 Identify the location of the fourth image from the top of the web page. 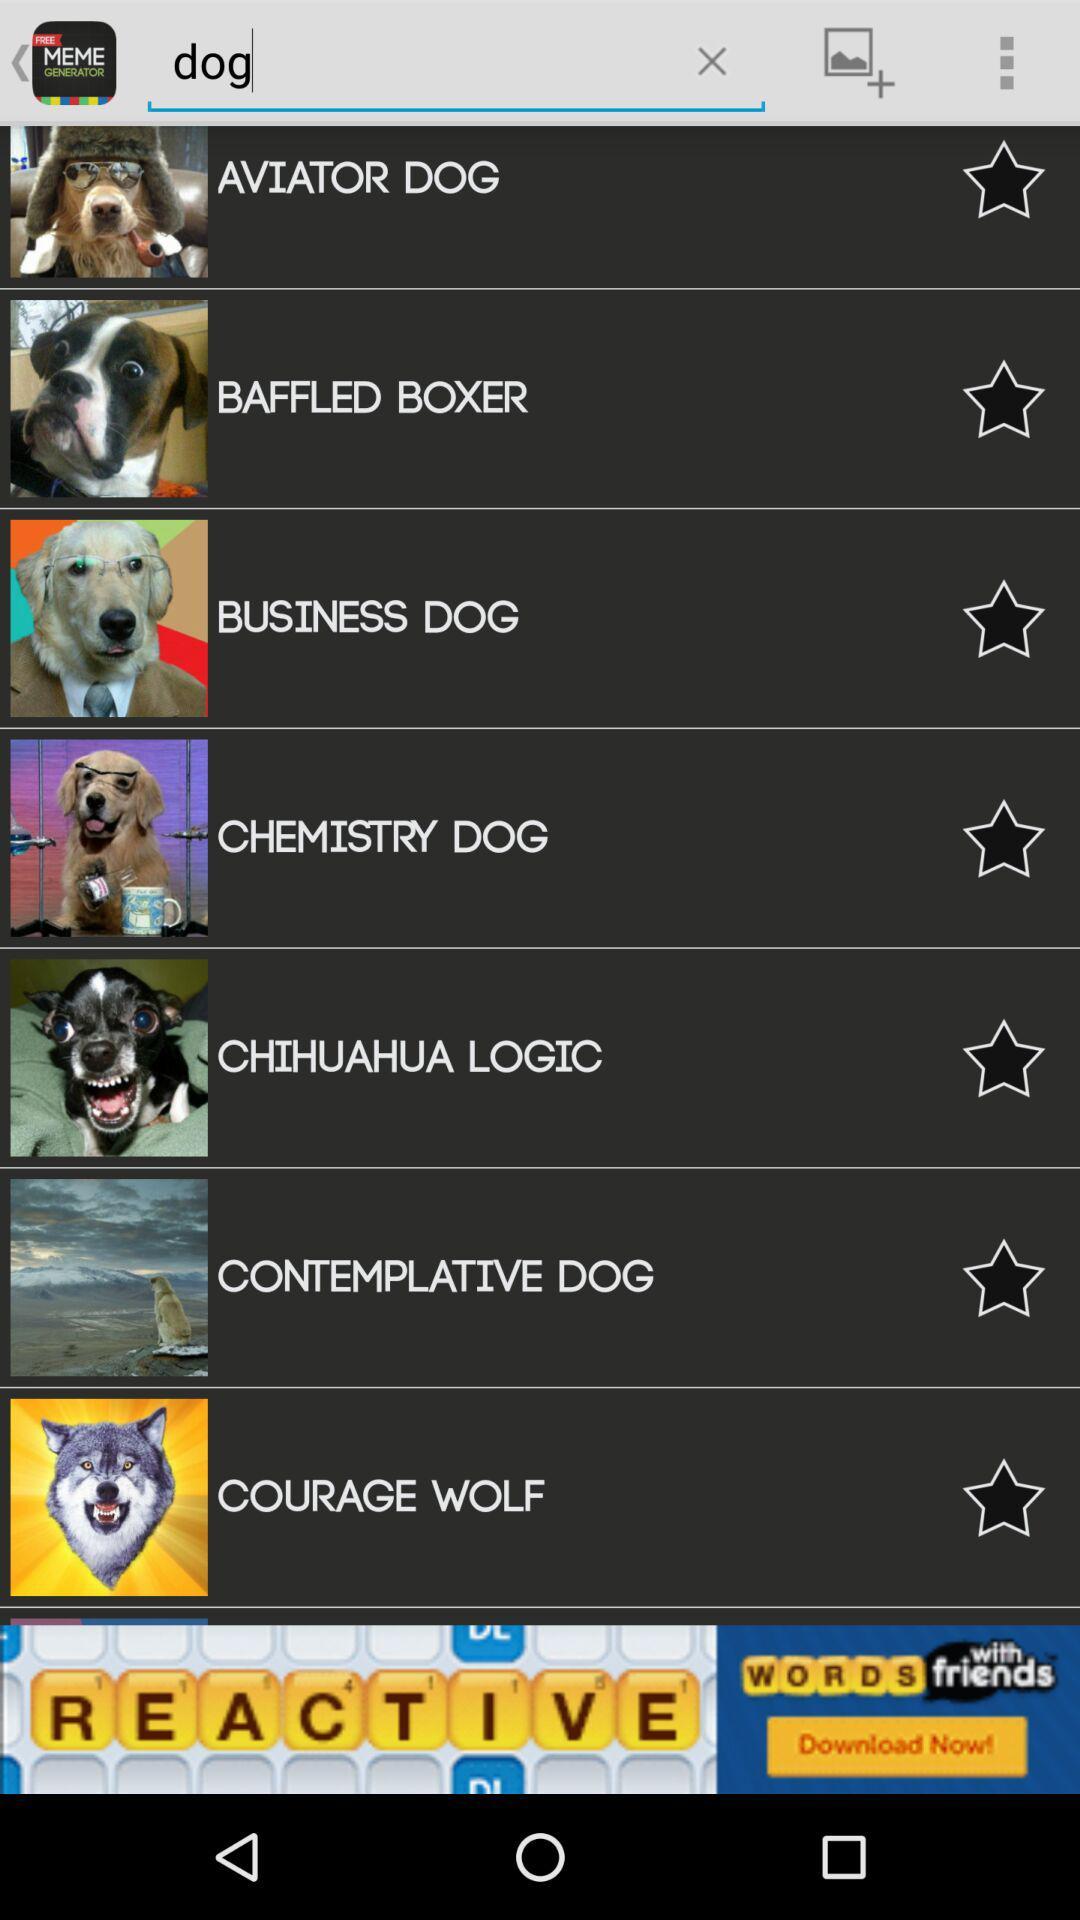
(109, 838).